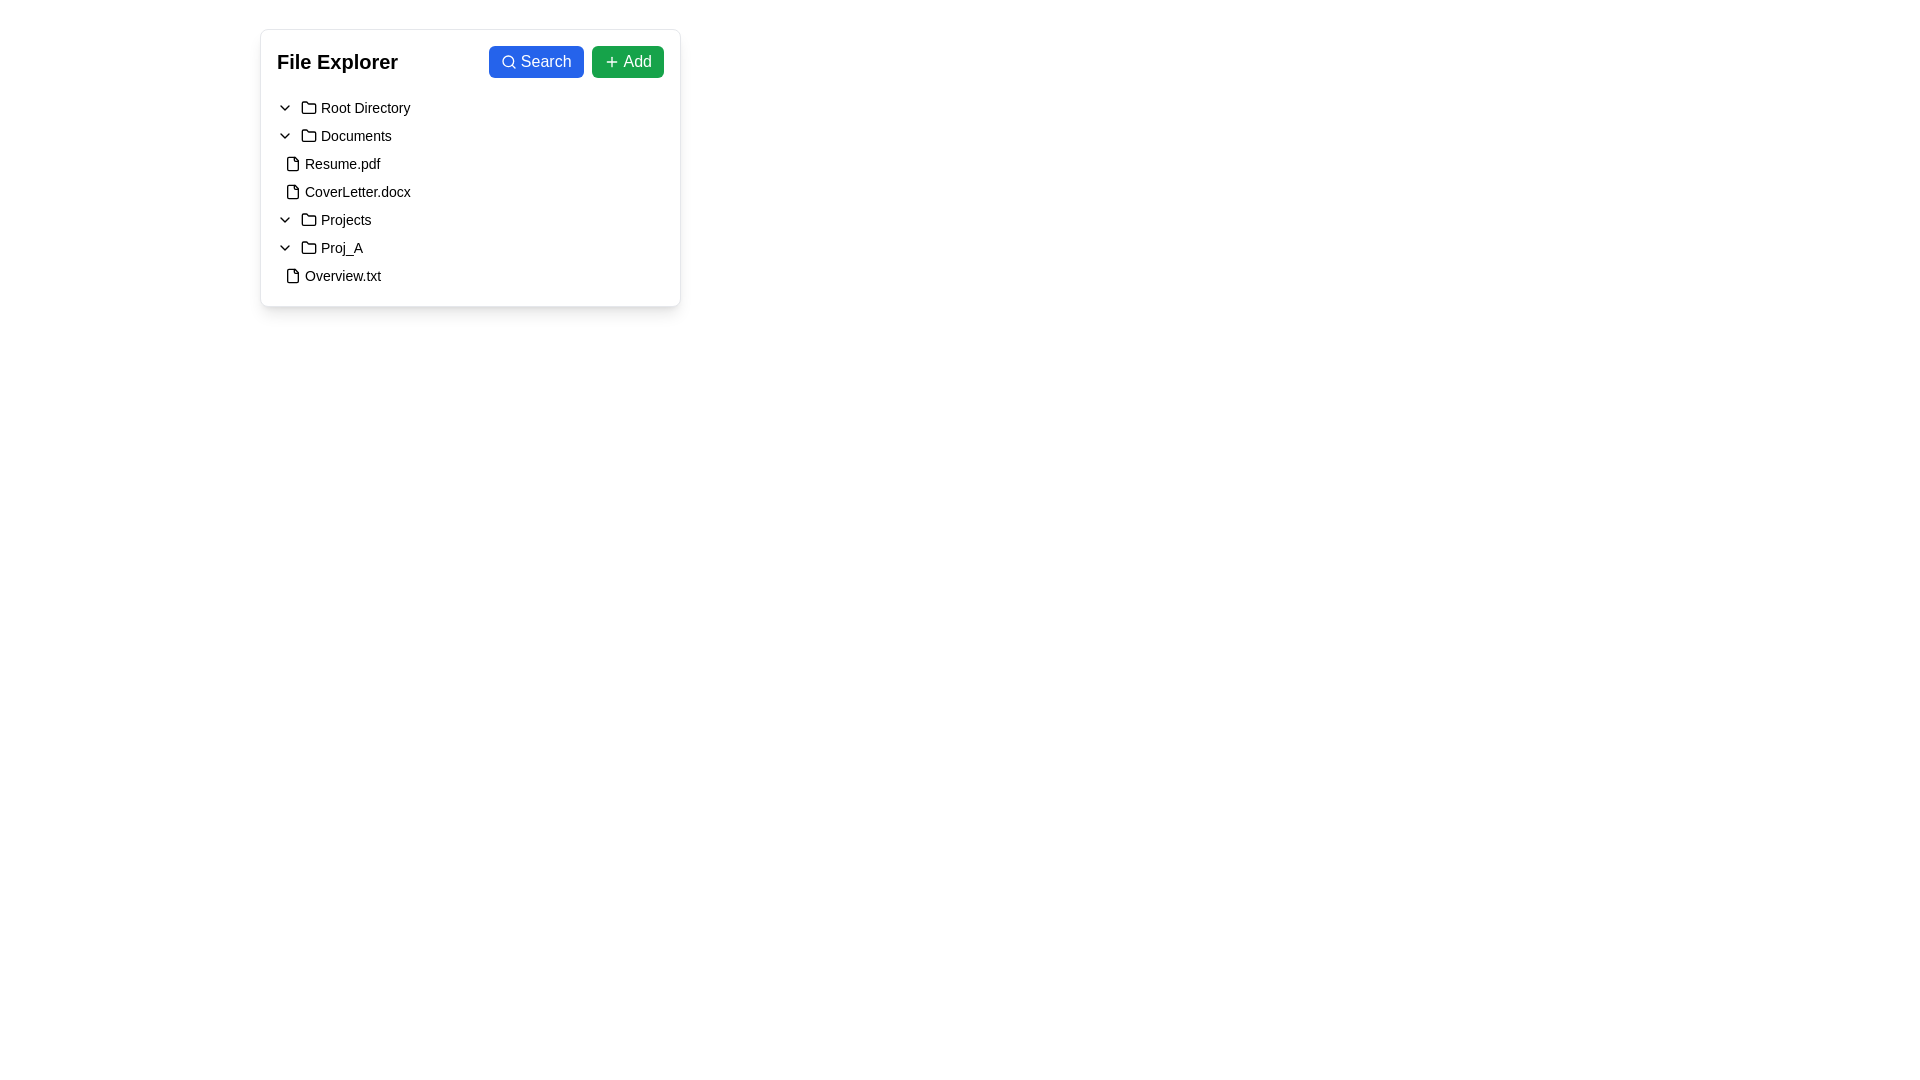 This screenshot has width=1920, height=1080. What do you see at coordinates (610, 60) in the screenshot?
I see `the icon within the 'Add' button located in the top right corner of the file explorer panel` at bounding box center [610, 60].